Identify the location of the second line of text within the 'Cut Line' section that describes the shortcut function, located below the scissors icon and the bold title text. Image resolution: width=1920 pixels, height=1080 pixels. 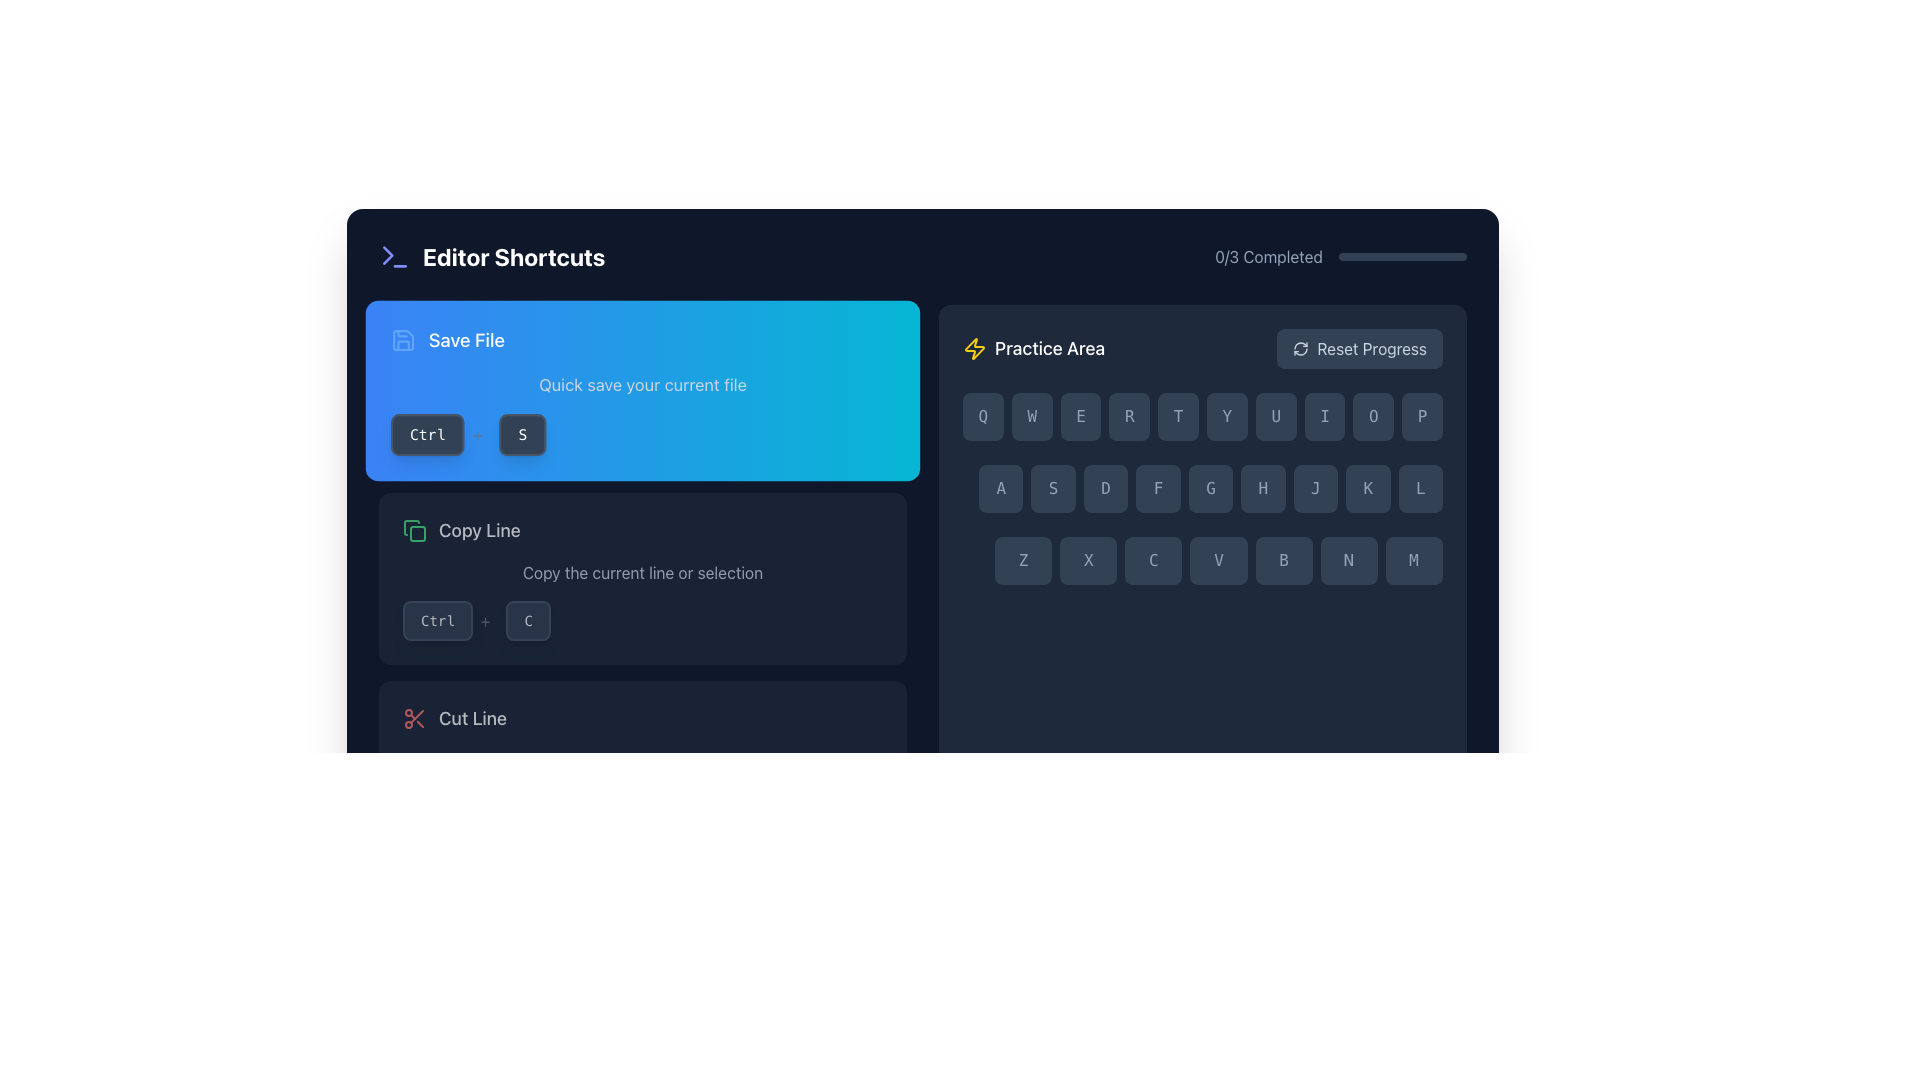
(643, 760).